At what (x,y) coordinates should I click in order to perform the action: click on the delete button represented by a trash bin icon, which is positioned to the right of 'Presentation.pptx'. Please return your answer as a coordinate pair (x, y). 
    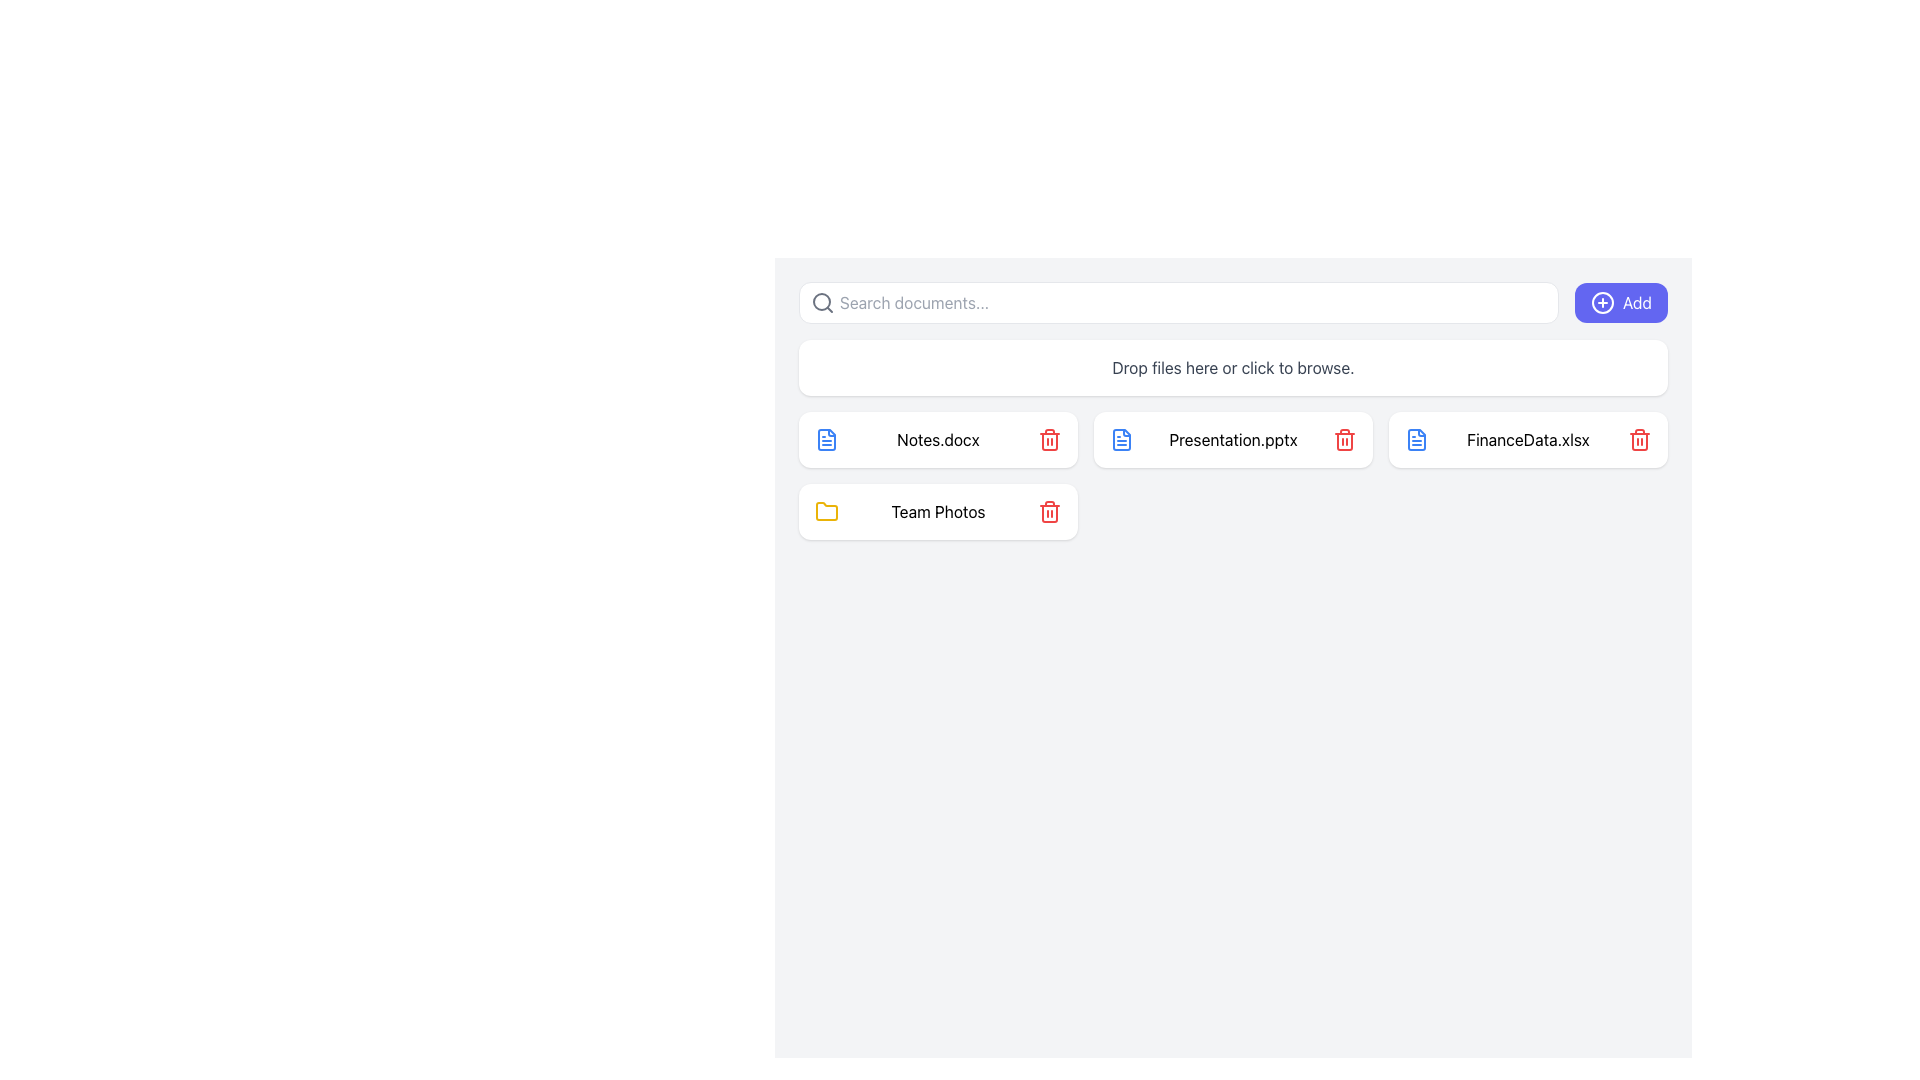
    Looking at the image, I should click on (1344, 438).